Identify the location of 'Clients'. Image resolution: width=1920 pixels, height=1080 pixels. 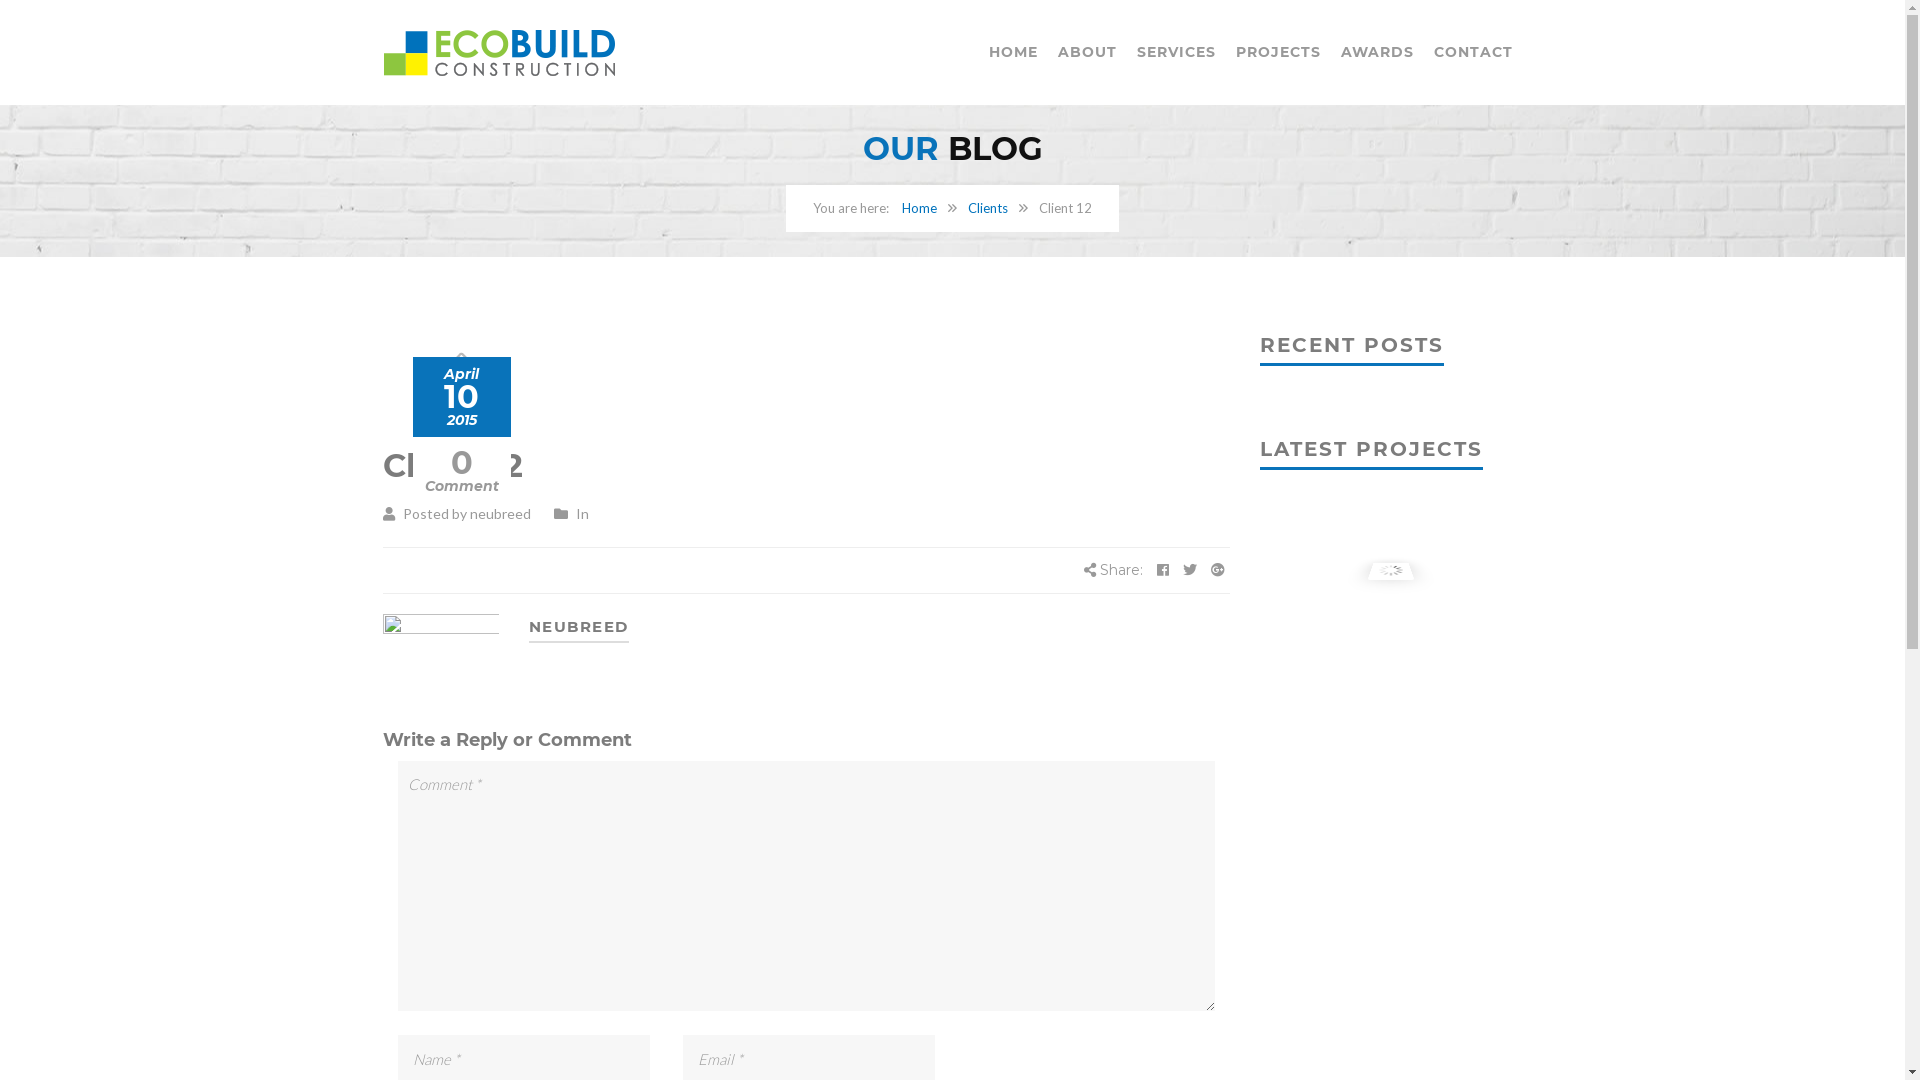
(988, 208).